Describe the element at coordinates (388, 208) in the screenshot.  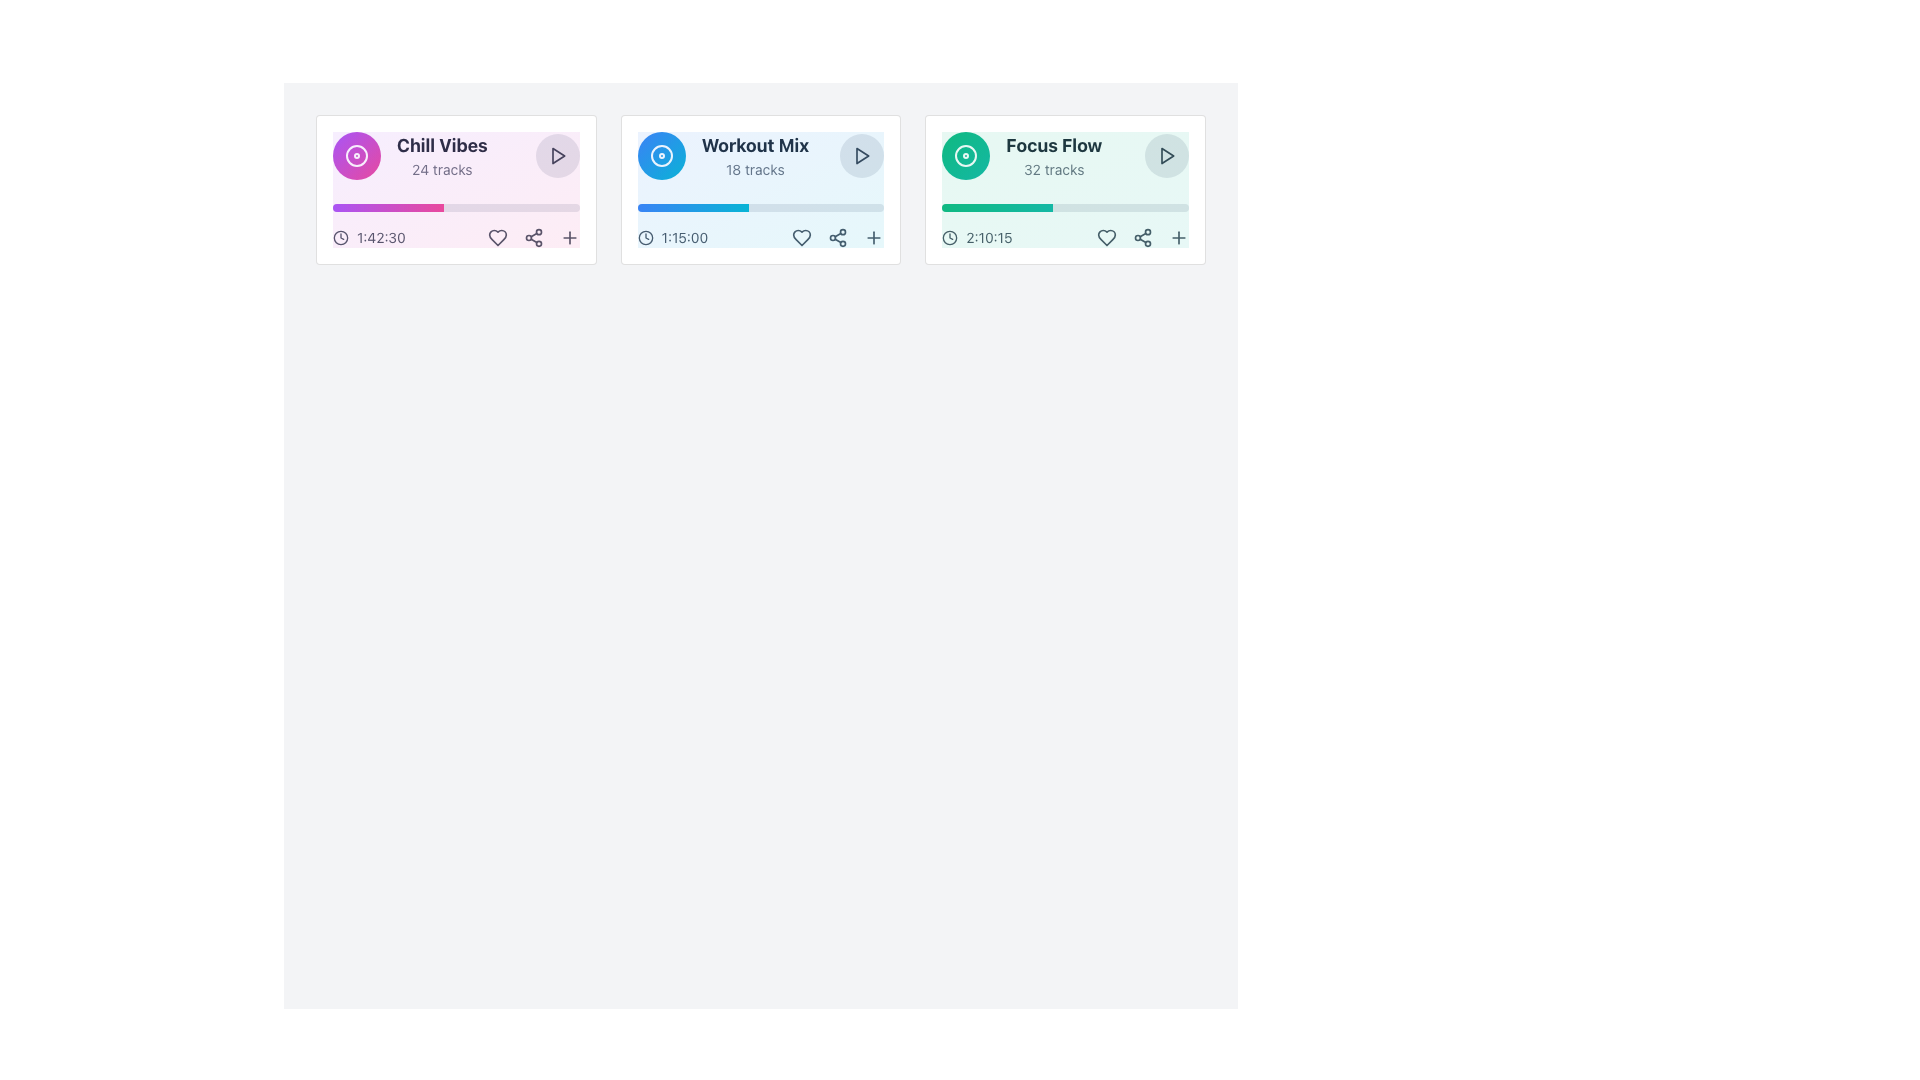
I see `the progress bar located within the 'Chill Vibes' card, positioned below the card title and above the statistics` at that location.